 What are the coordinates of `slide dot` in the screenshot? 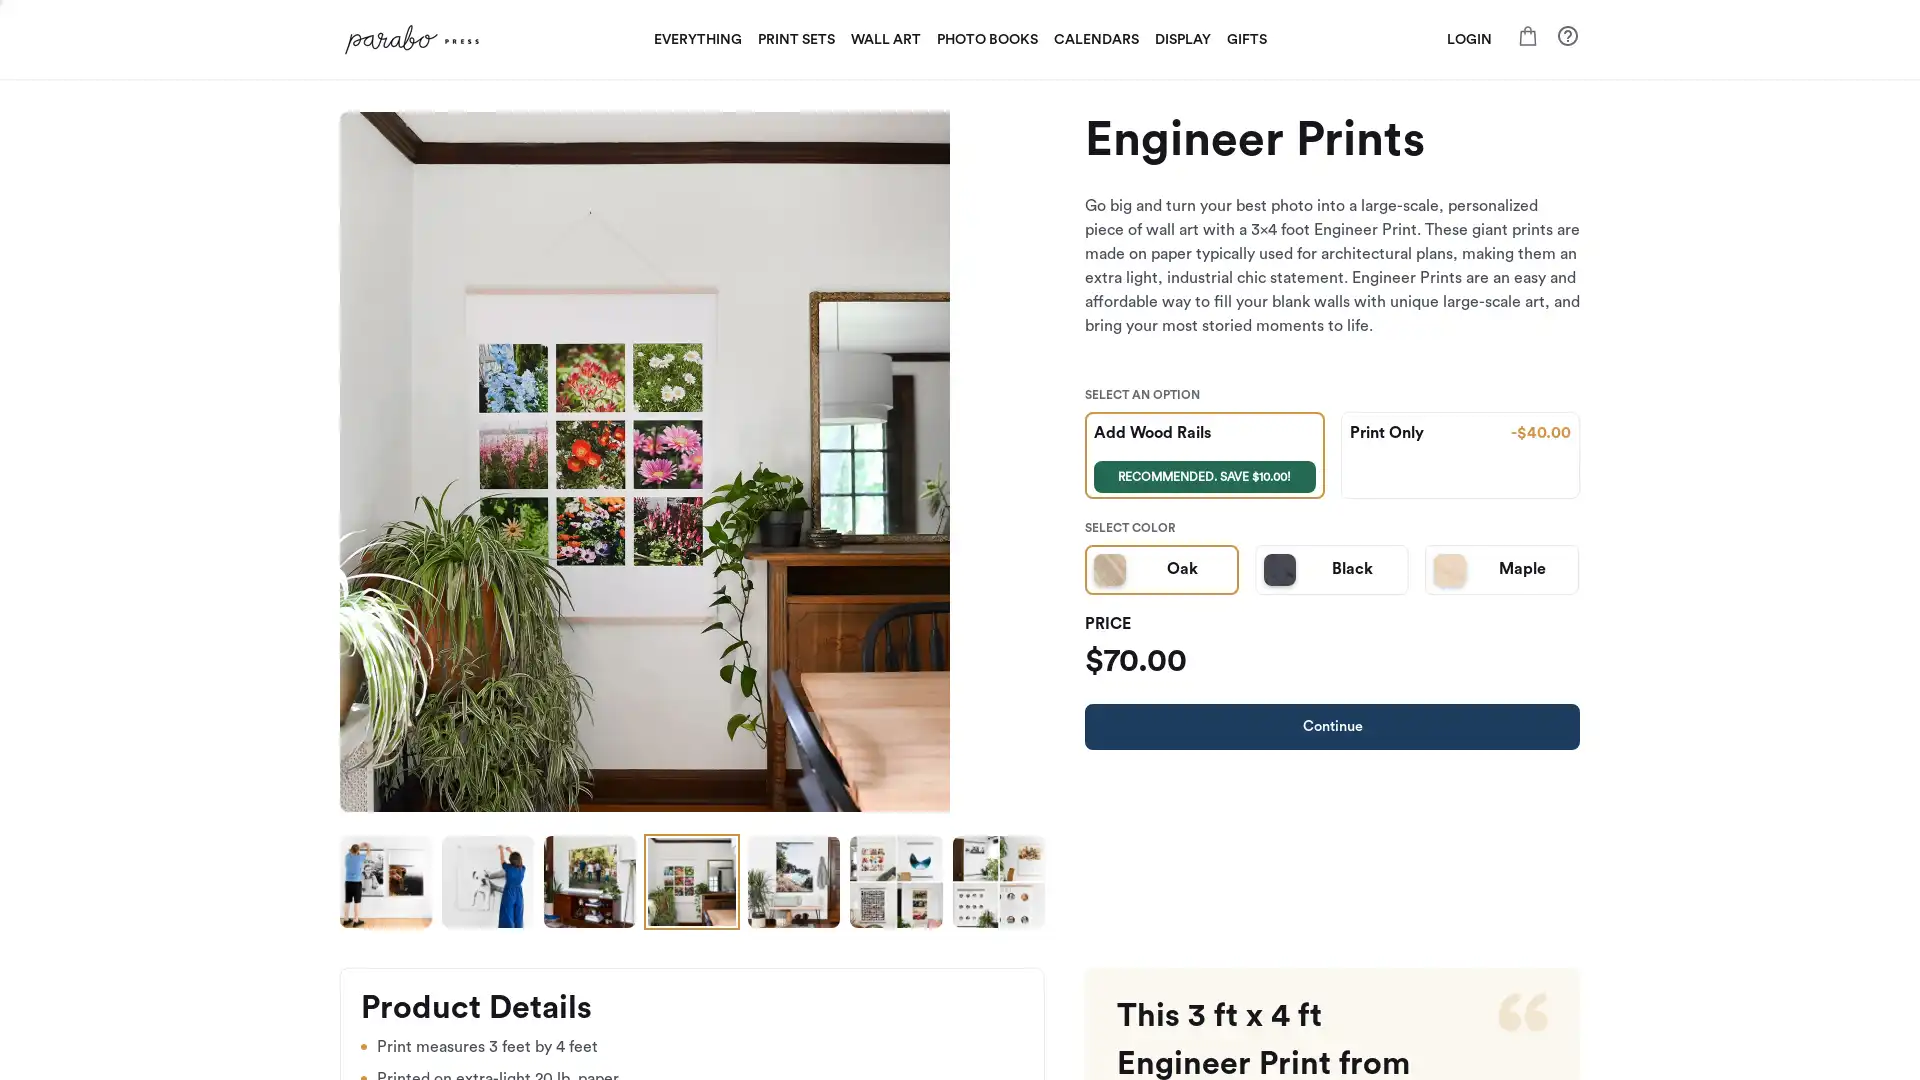 It's located at (589, 881).